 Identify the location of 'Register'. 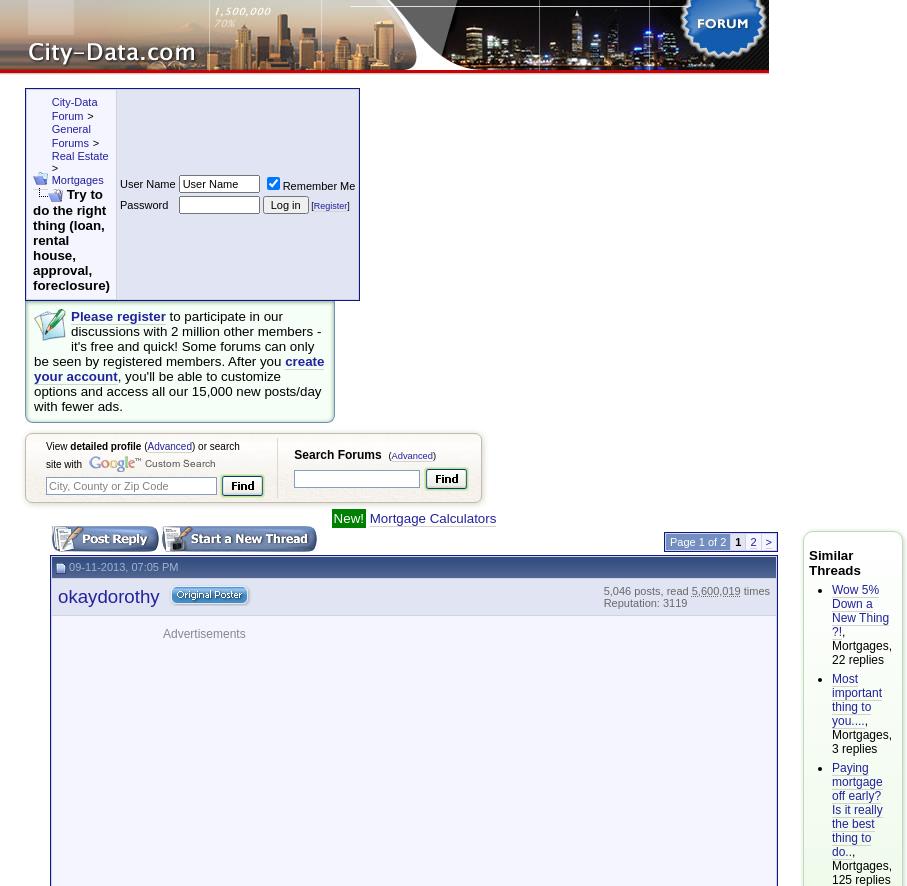
(329, 205).